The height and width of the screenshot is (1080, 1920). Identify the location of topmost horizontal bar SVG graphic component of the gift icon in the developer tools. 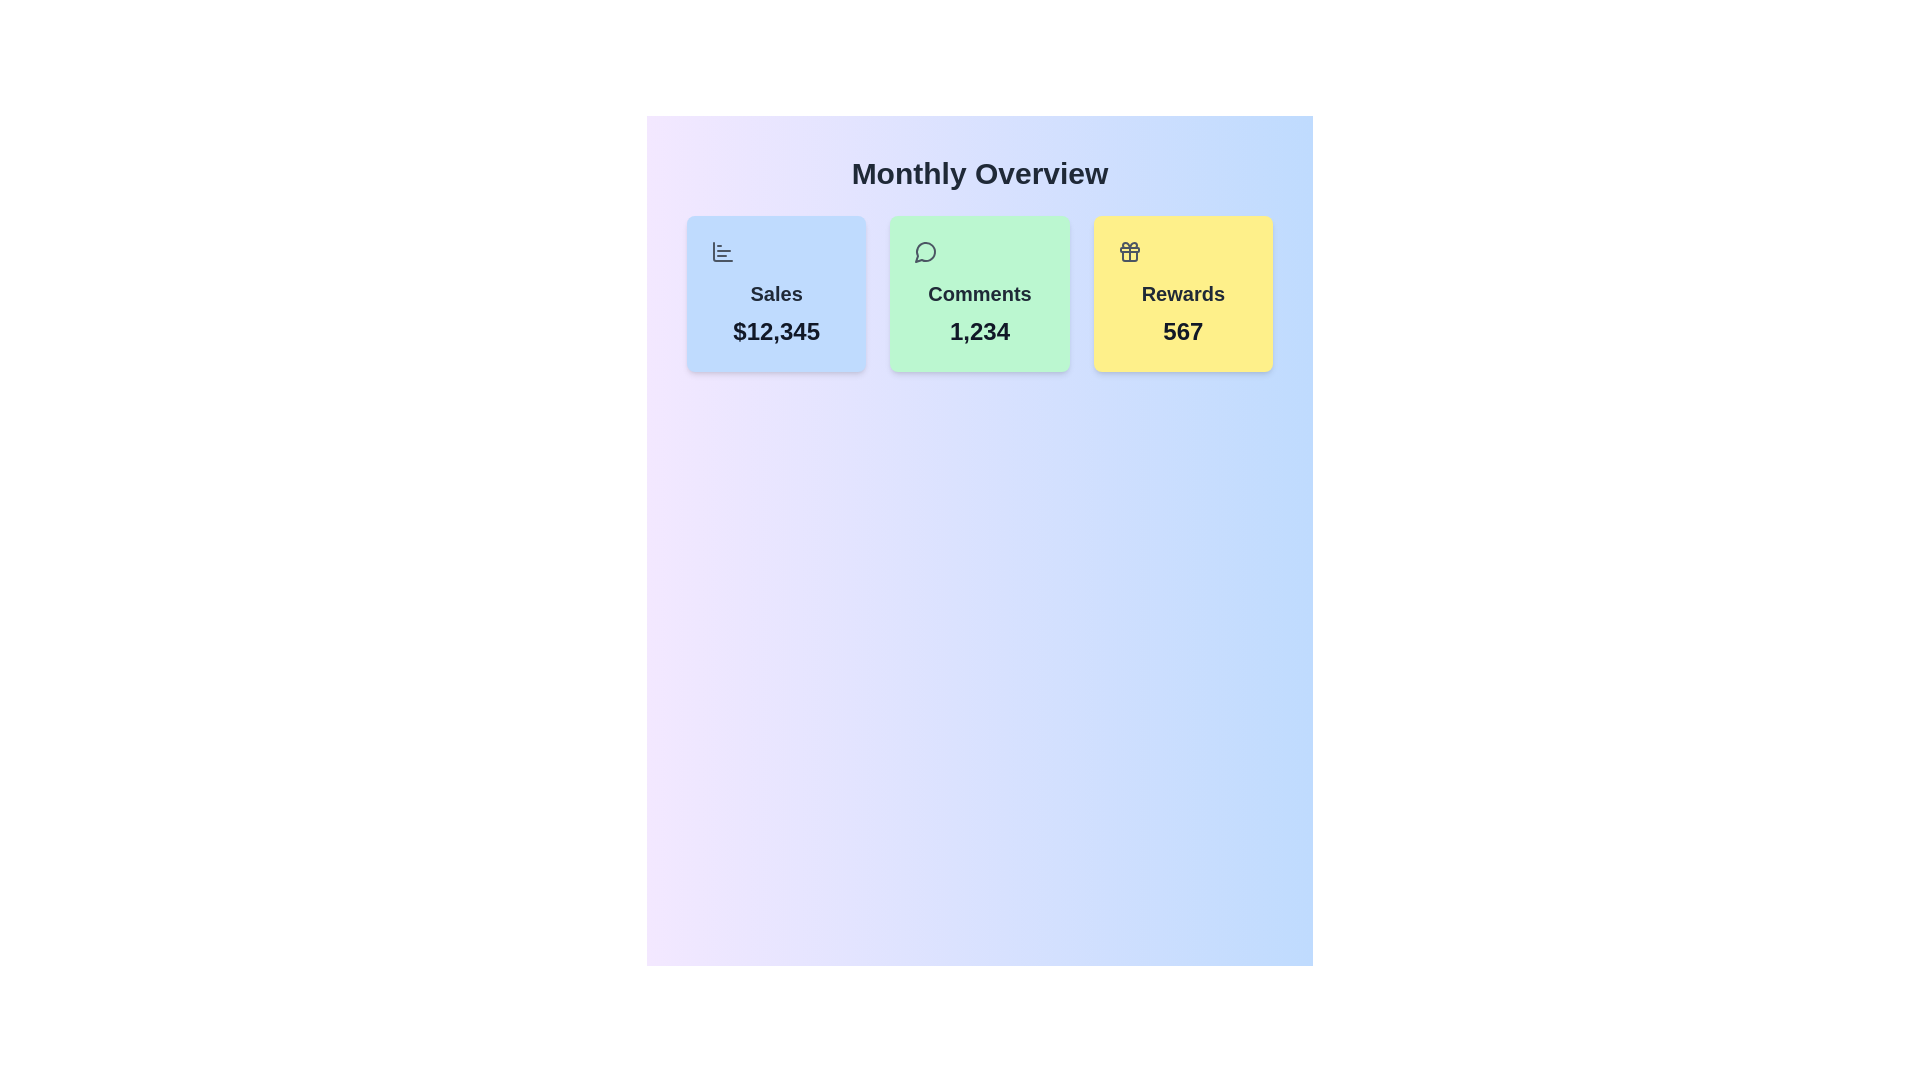
(1129, 249).